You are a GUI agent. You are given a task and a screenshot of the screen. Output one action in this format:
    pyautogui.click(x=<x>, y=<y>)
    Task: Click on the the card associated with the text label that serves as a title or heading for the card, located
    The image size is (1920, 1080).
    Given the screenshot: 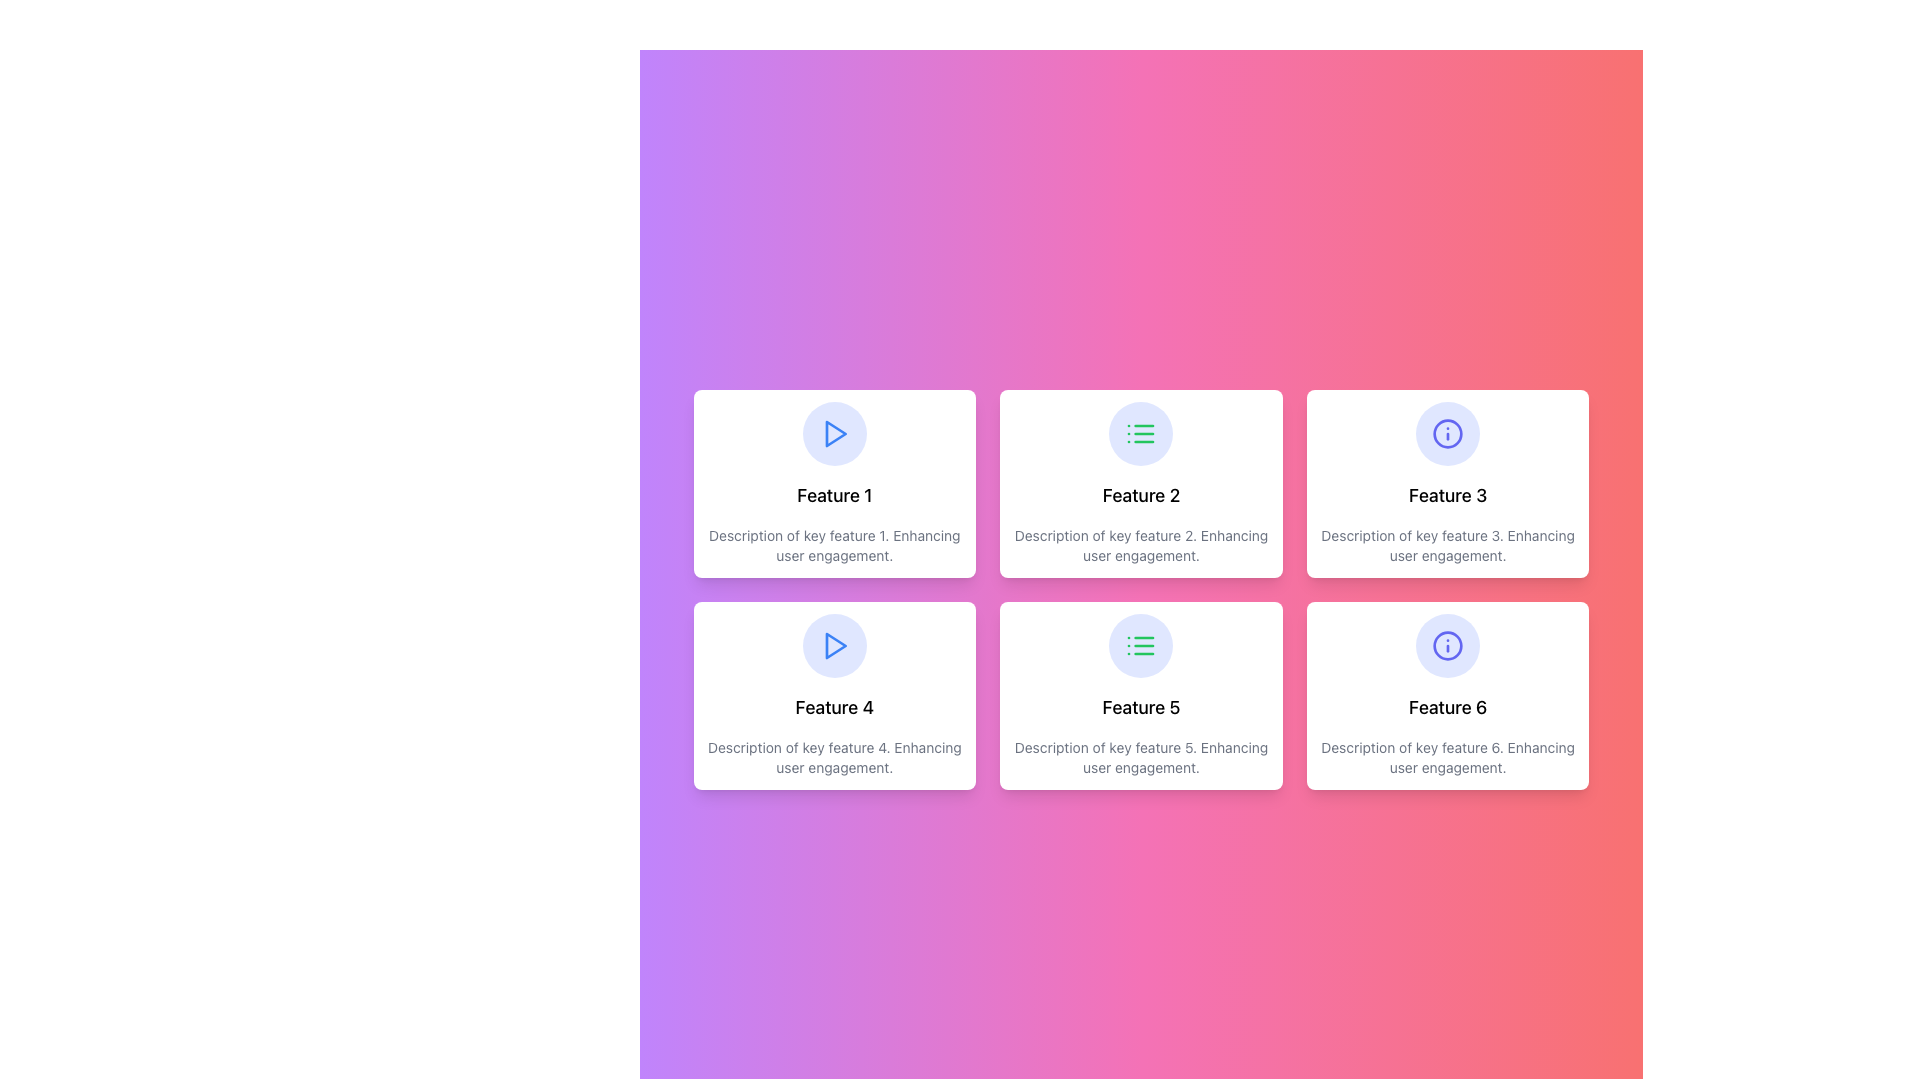 What is the action you would take?
    pyautogui.click(x=1141, y=495)
    